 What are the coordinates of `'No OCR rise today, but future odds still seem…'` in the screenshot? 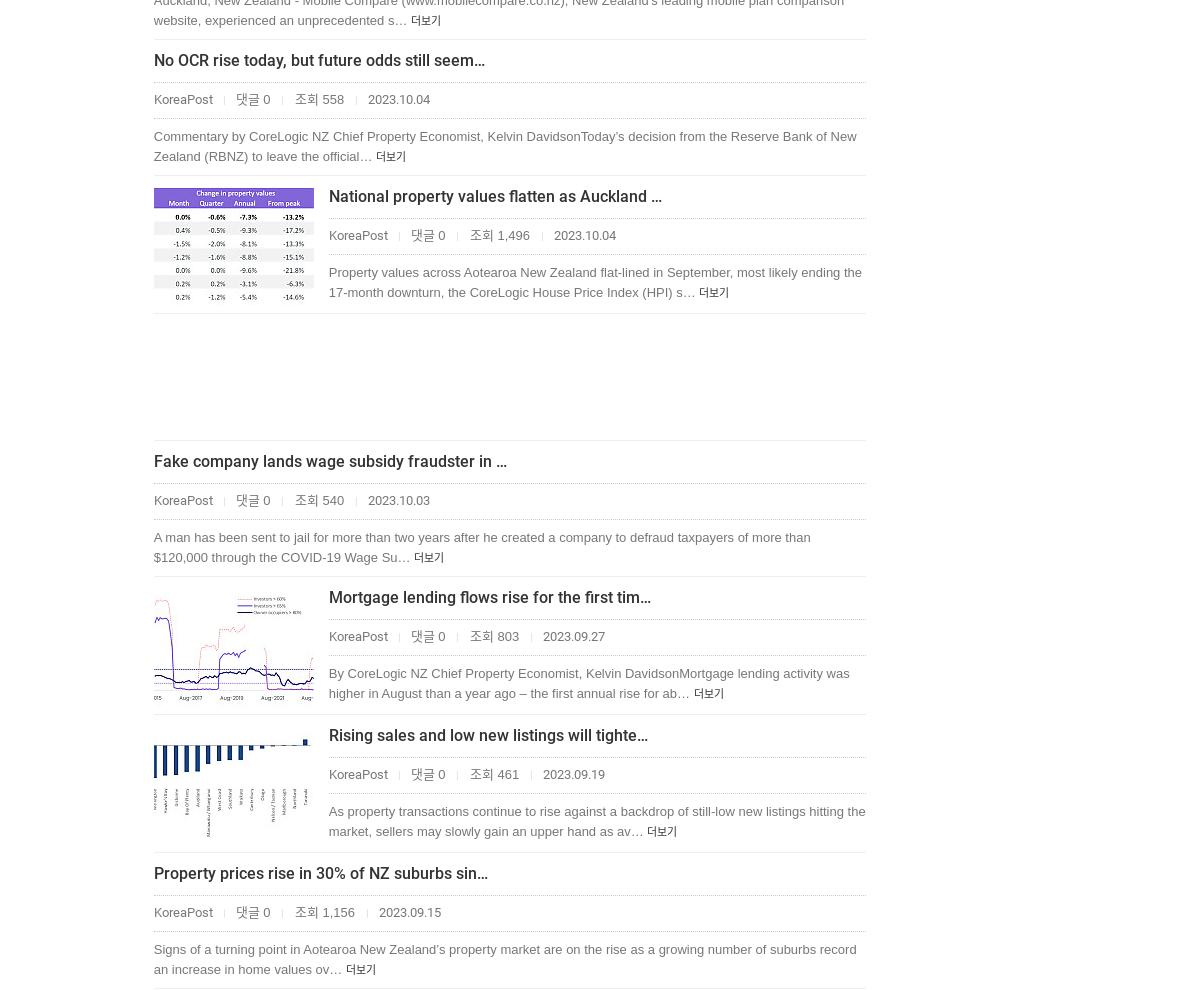 It's located at (318, 60).